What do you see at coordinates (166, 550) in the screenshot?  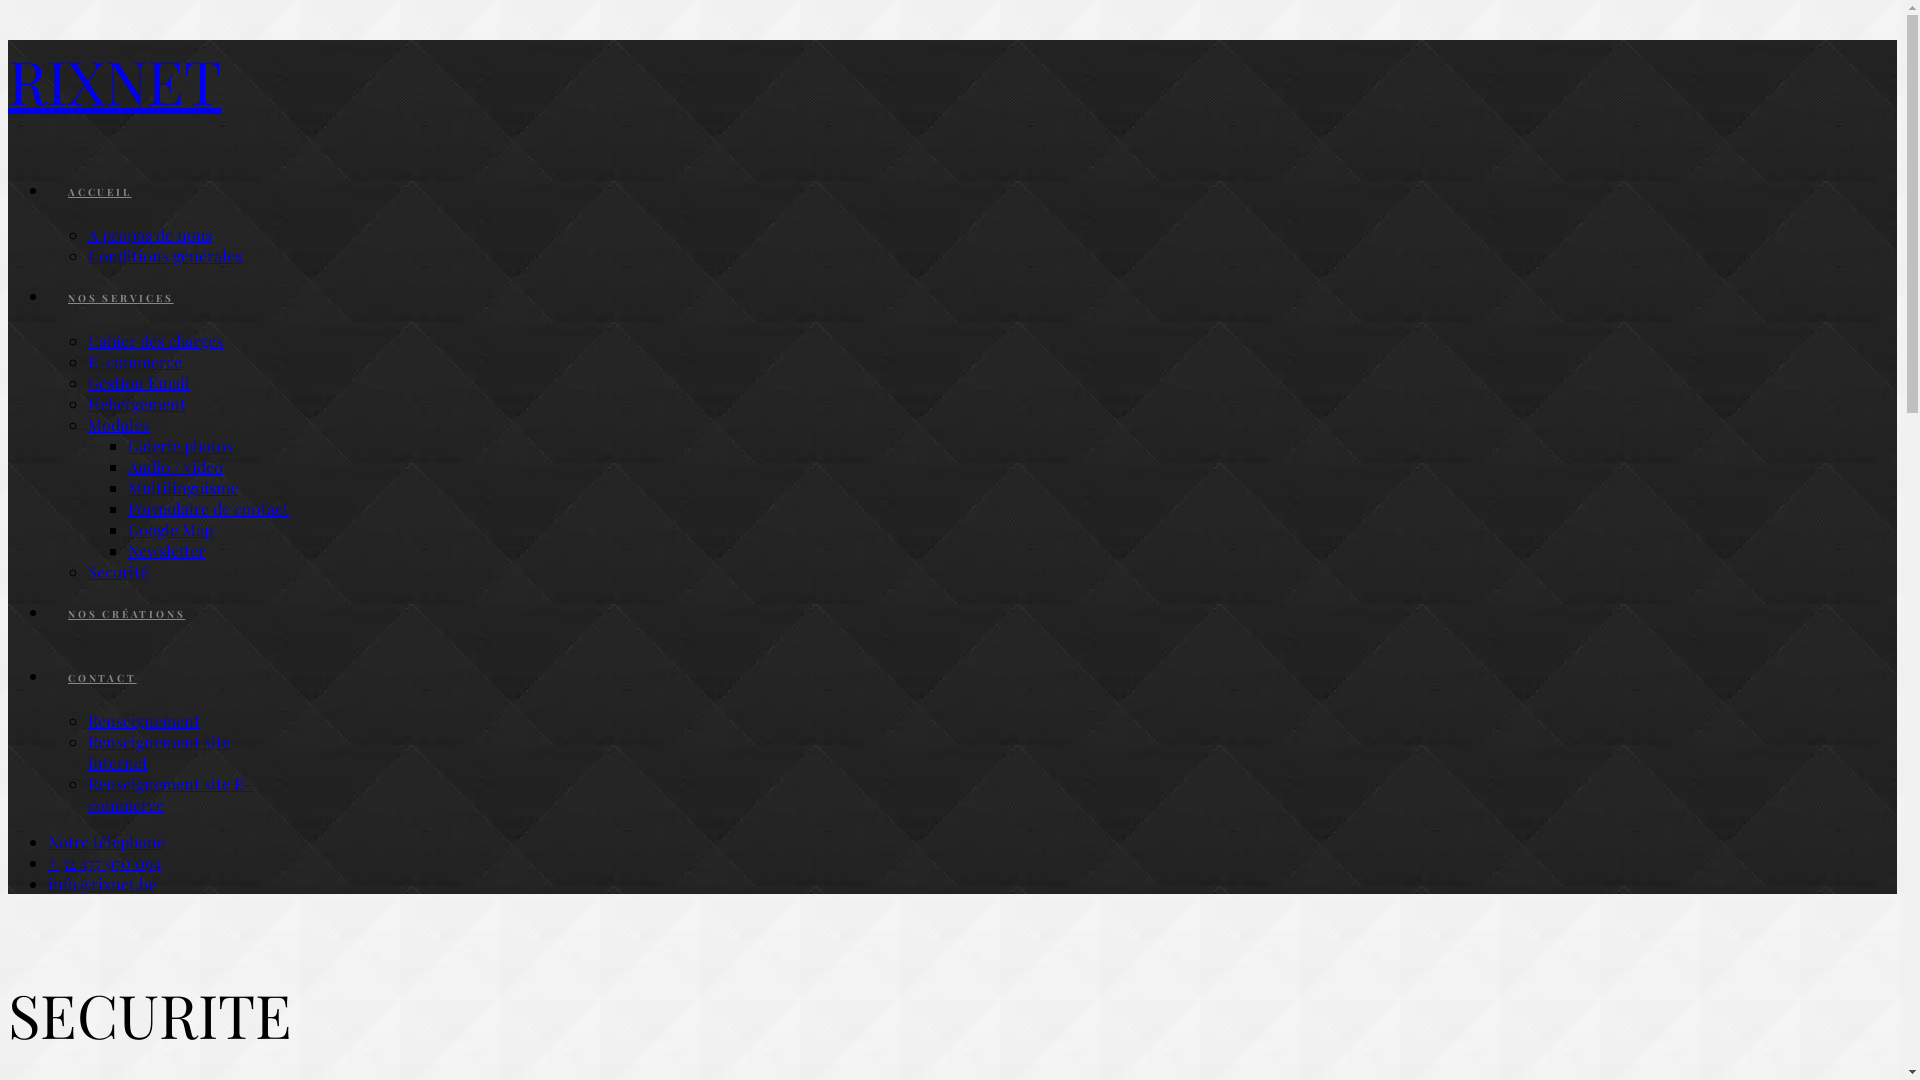 I see `'Newsletter'` at bounding box center [166, 550].